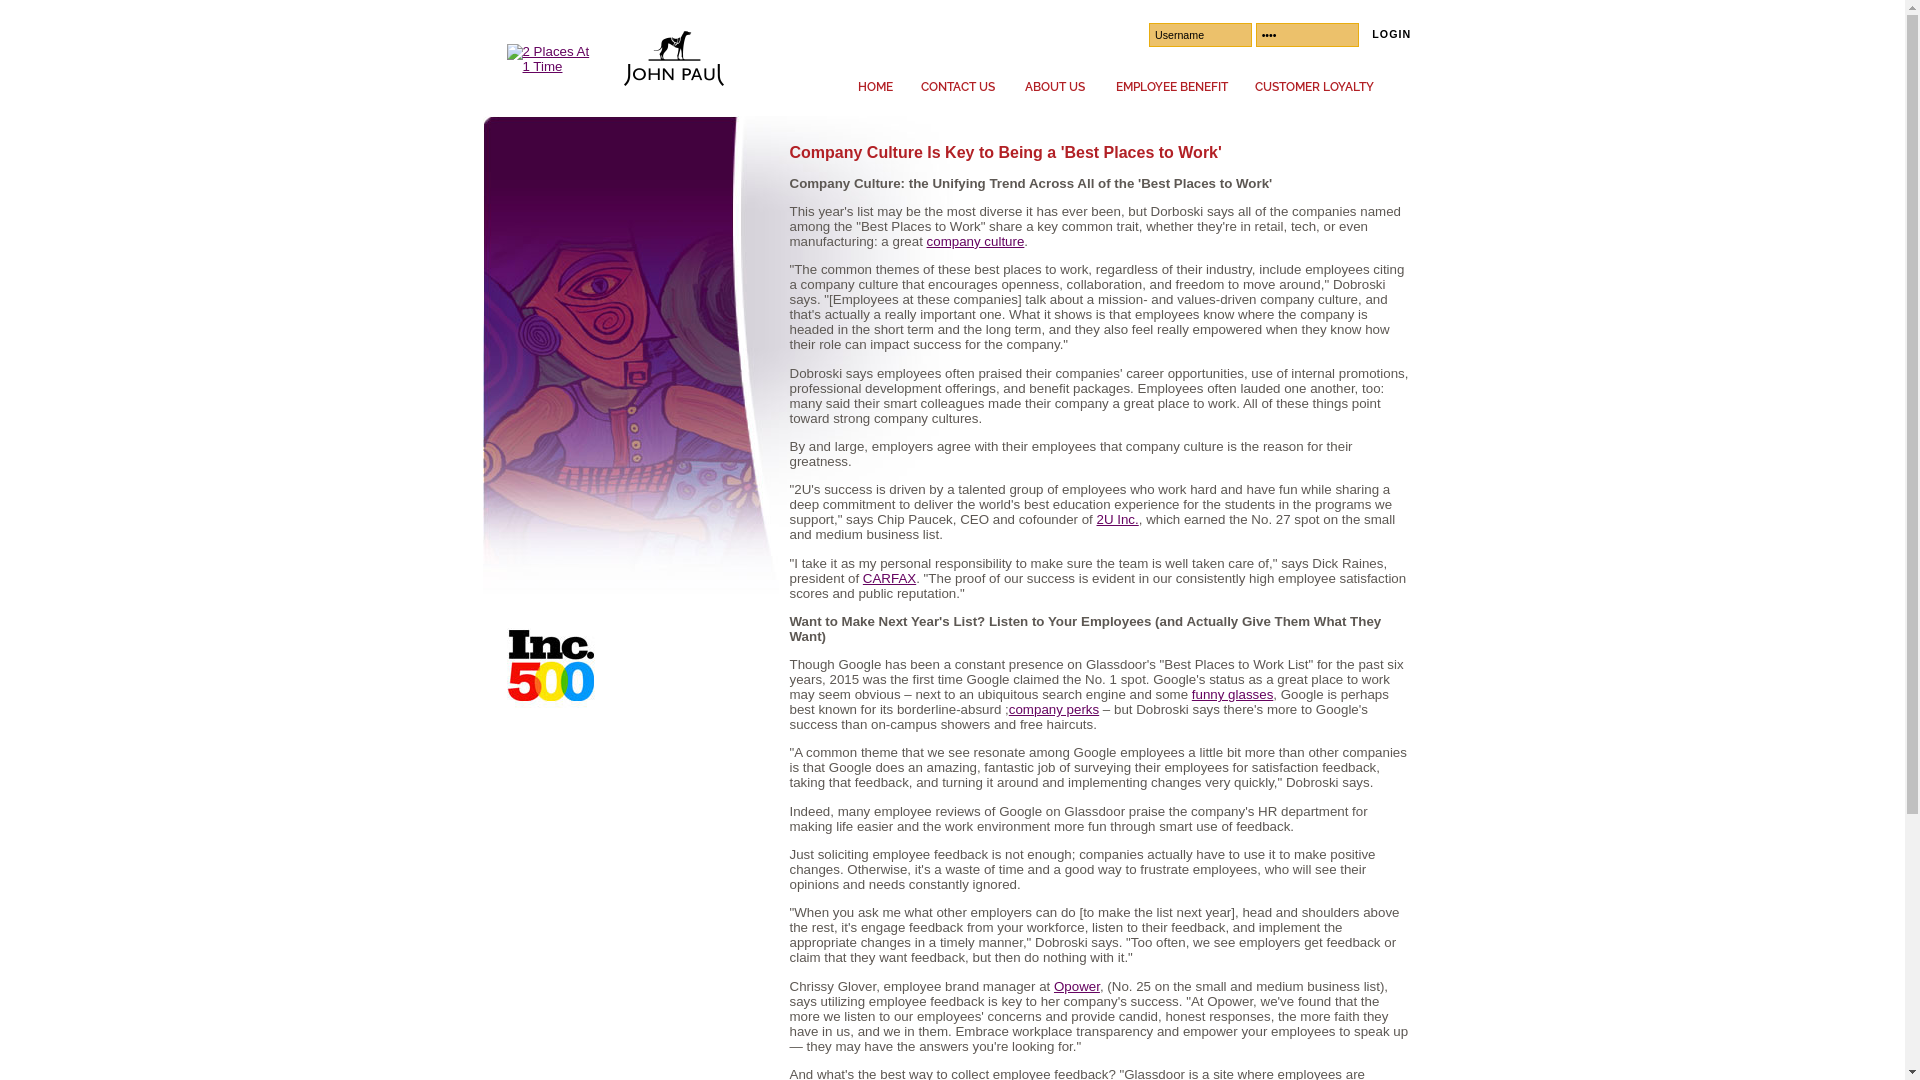 The width and height of the screenshot is (1920, 1080). Describe the element at coordinates (975, 240) in the screenshot. I see `'company culture'` at that location.